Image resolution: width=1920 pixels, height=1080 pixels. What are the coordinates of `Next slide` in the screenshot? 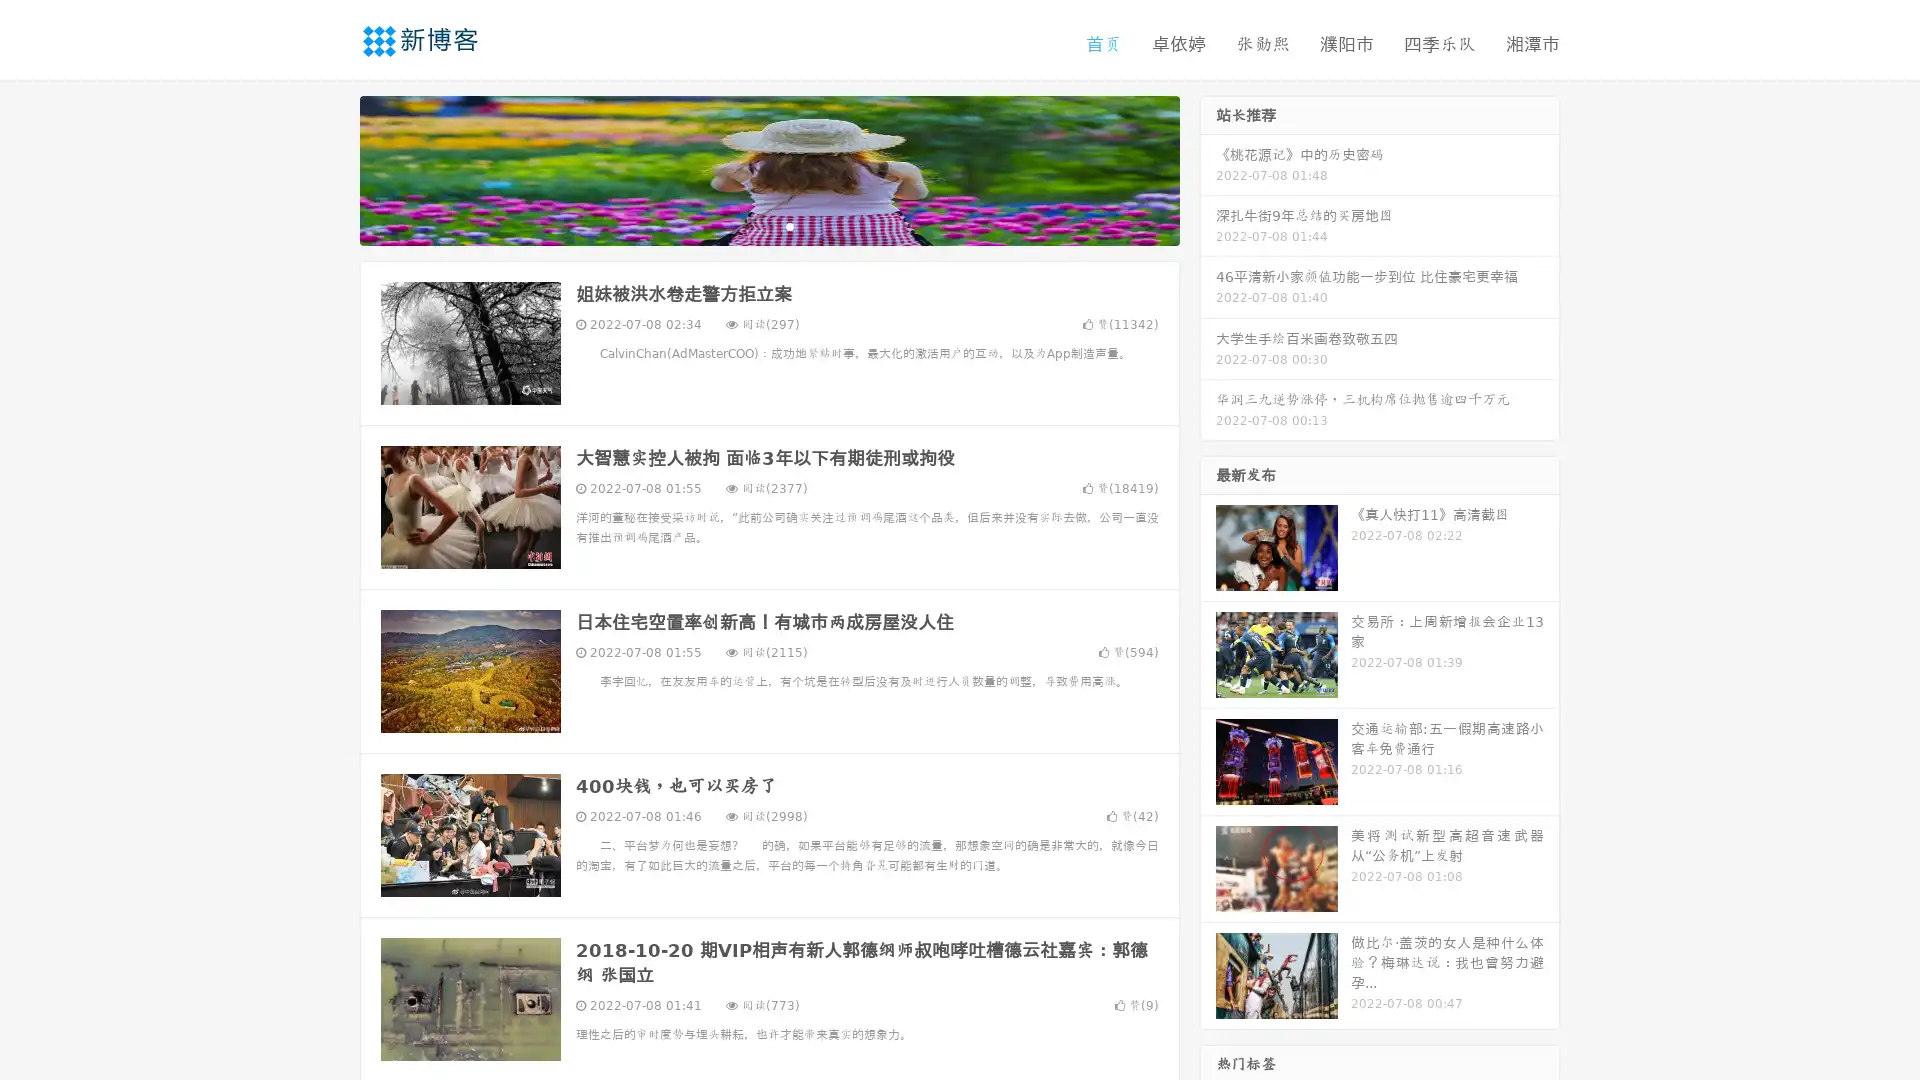 It's located at (1208, 168).